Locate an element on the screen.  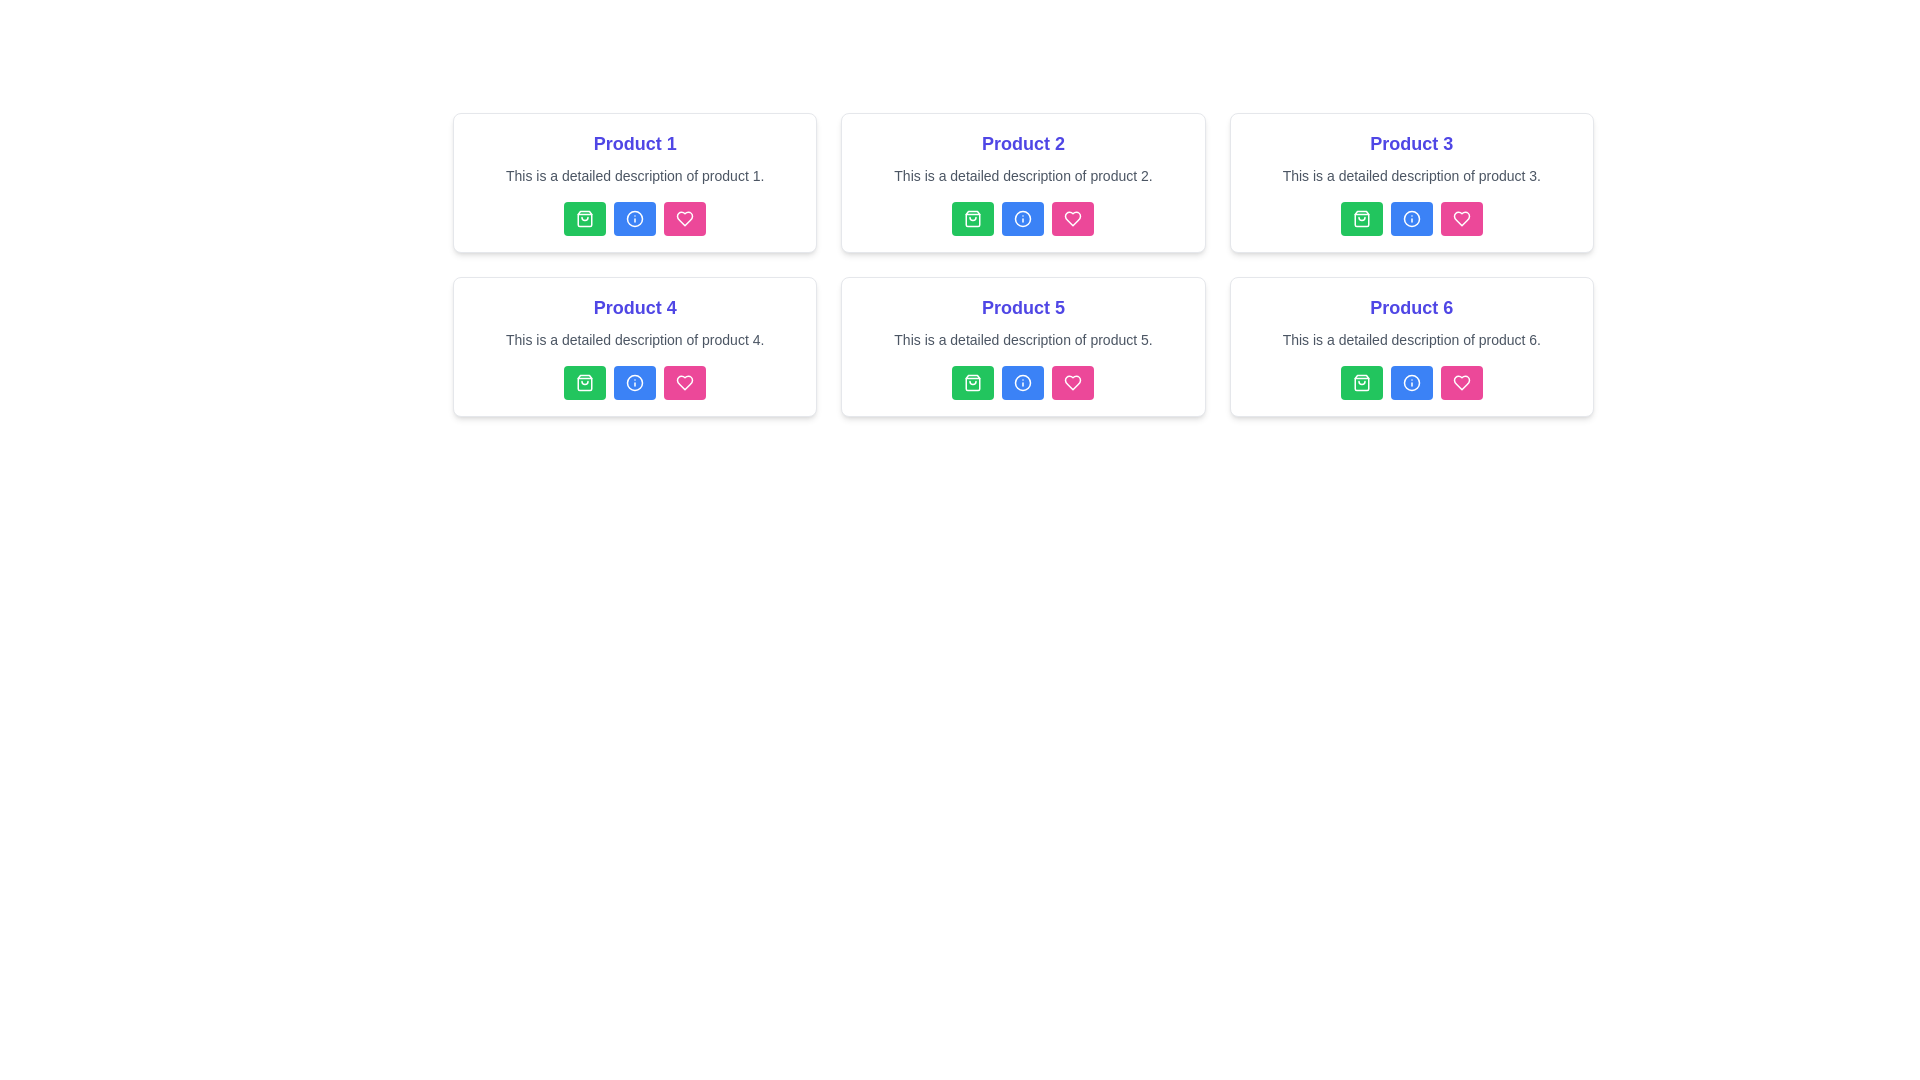
the heart-shaped icon button, which is the last icon in the horizontal row of icons located in the card labeled 'Product 4' is located at coordinates (685, 382).